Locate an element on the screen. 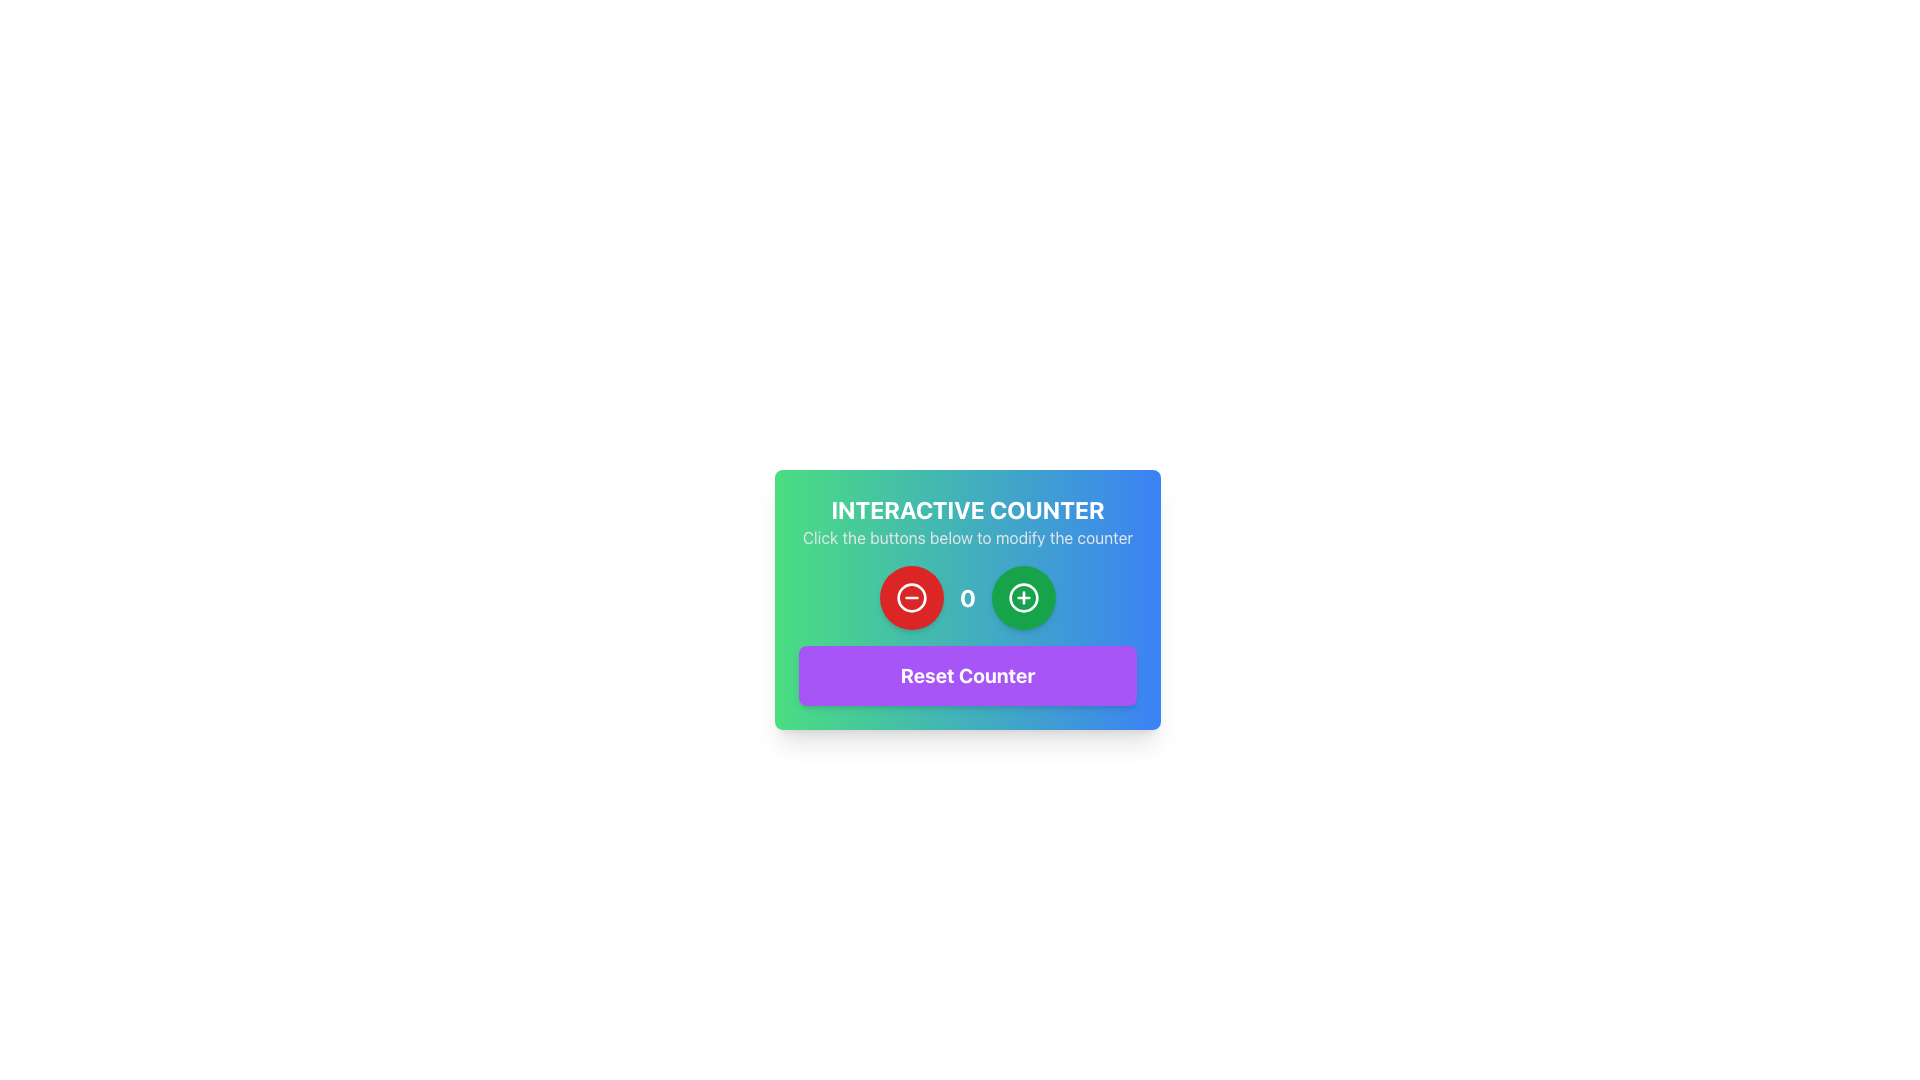 The image size is (1920, 1080). the 'Reset Counter' button in the interactive counter interface to reset the counter value is located at coordinates (968, 651).